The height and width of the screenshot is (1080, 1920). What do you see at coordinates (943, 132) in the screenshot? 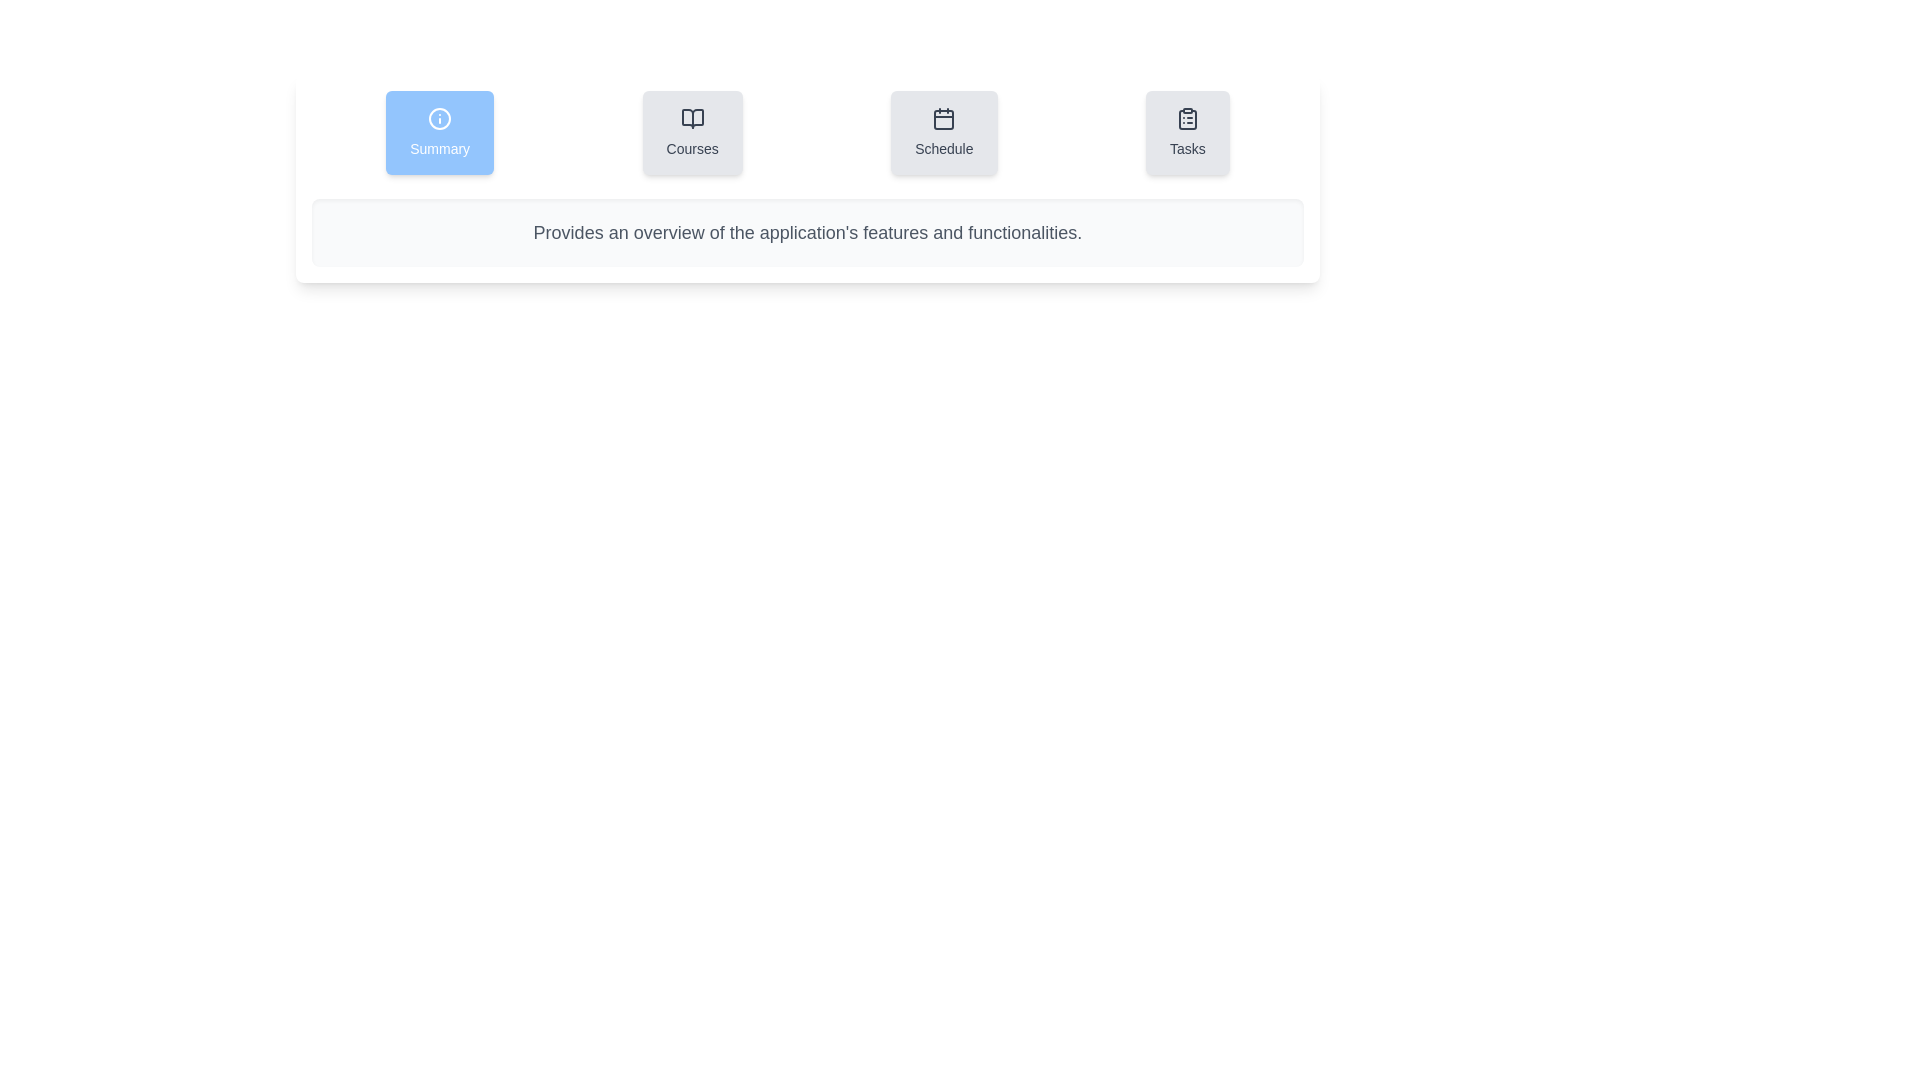
I see `the Schedule tab` at bounding box center [943, 132].